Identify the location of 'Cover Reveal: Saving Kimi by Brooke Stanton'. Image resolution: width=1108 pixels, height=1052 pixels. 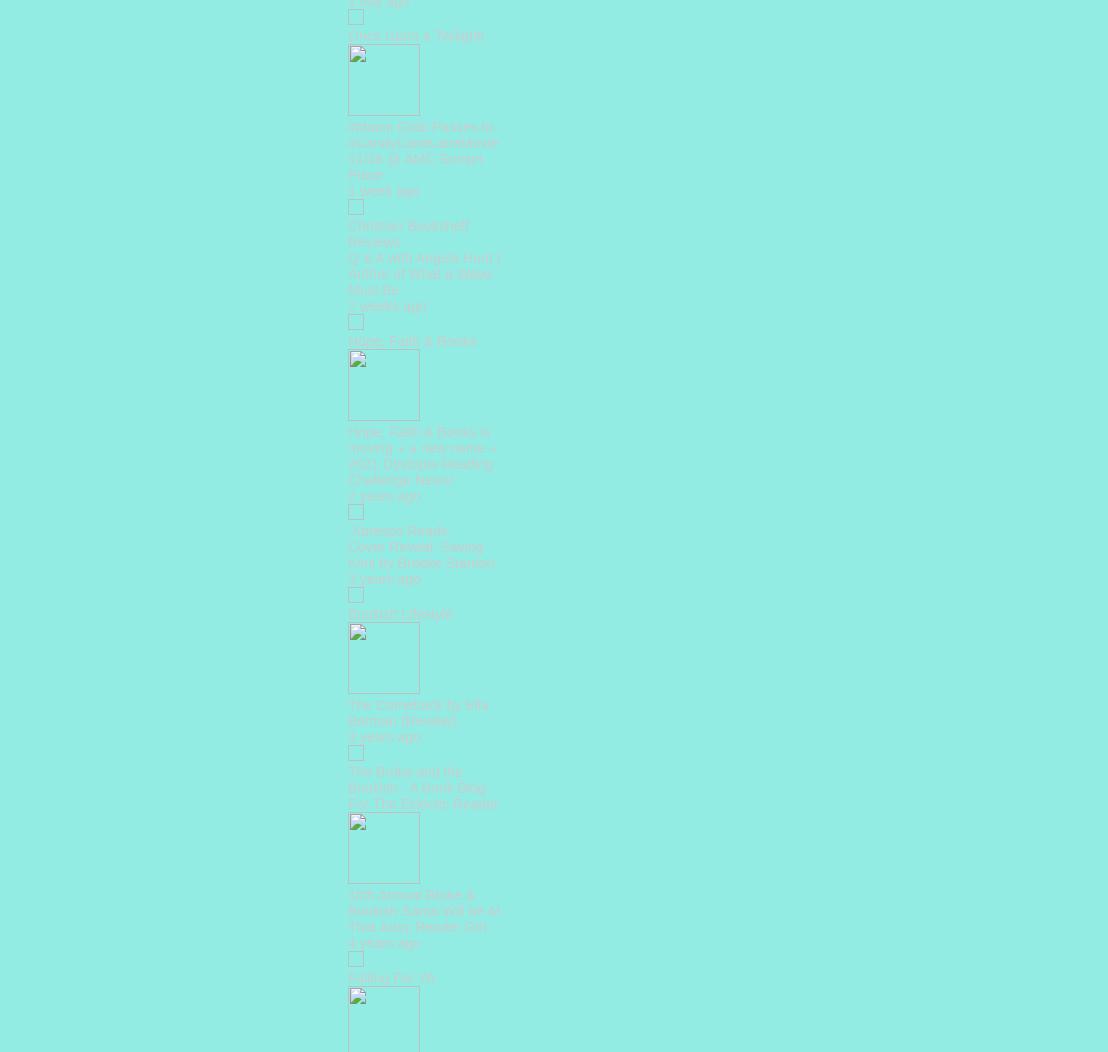
(420, 553).